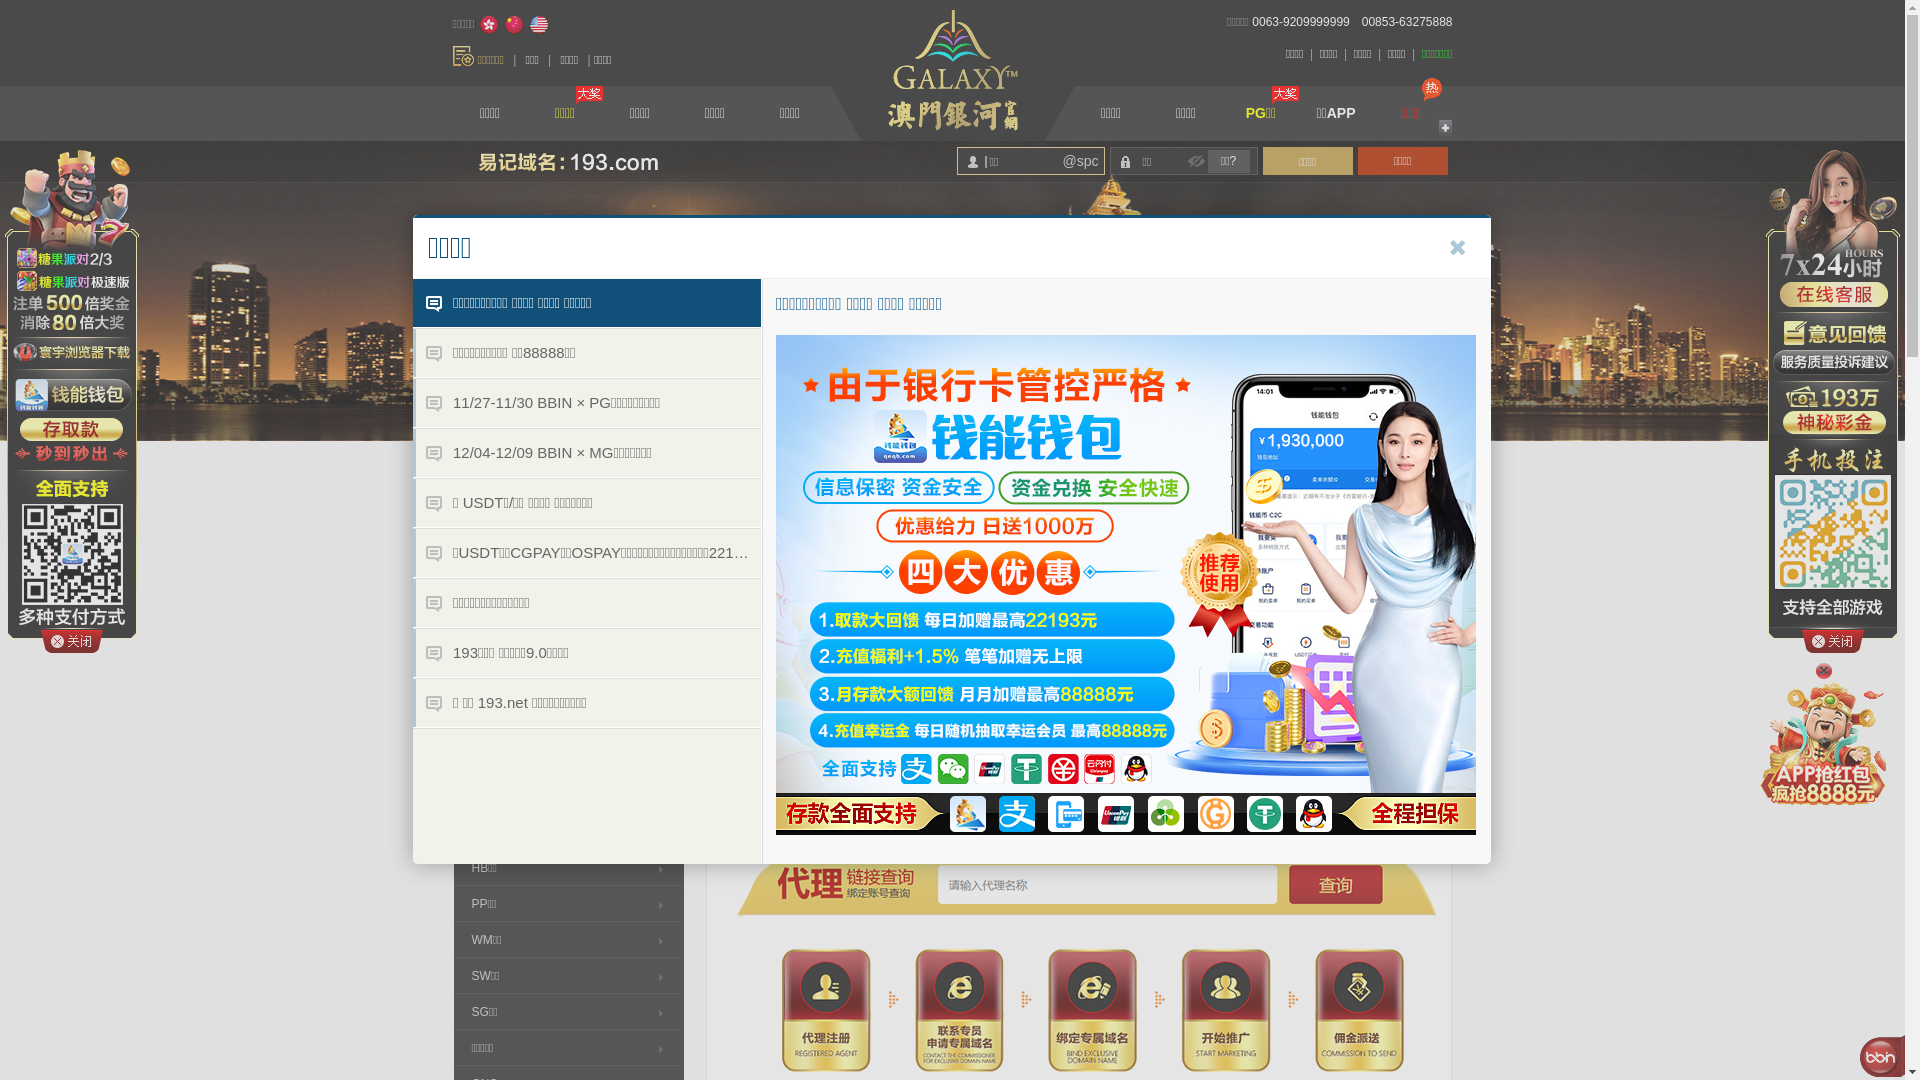 The height and width of the screenshot is (1080, 1920). I want to click on 'English', so click(528, 24).